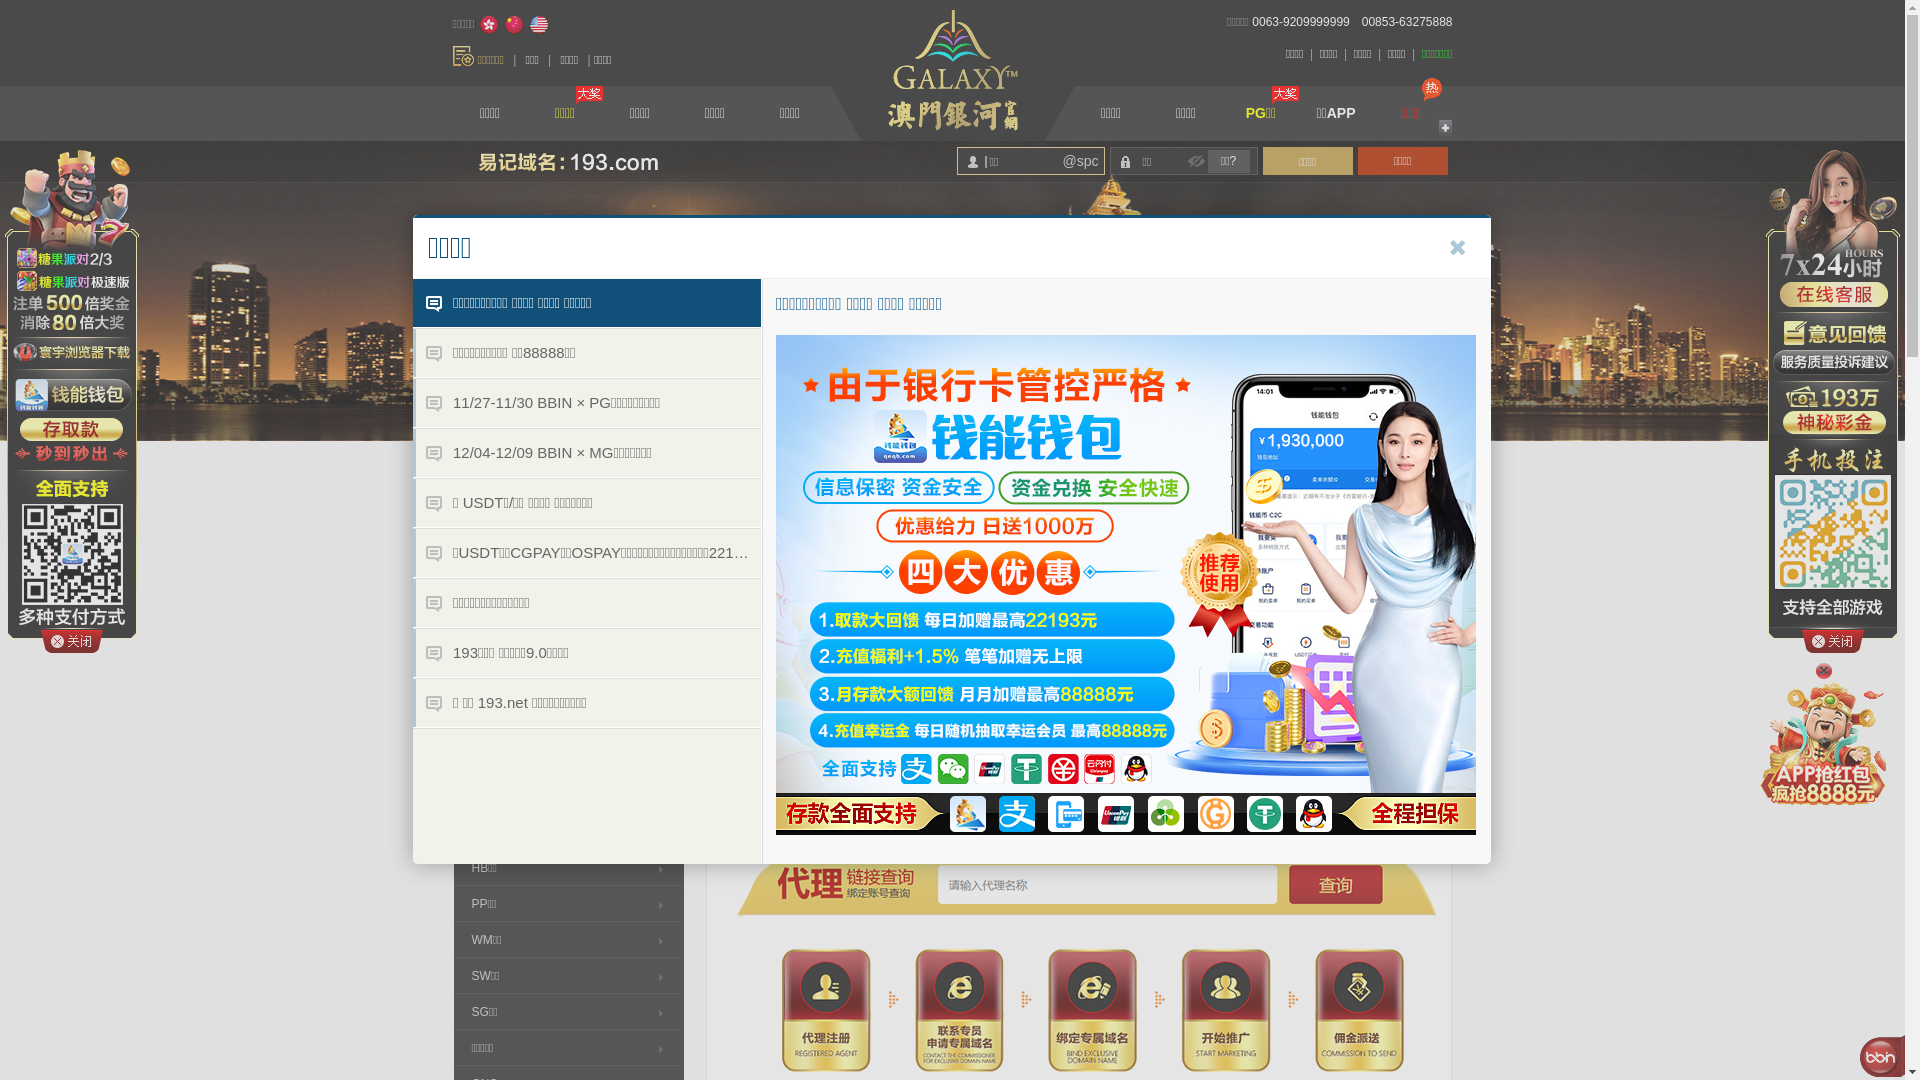 The height and width of the screenshot is (1080, 1920). I want to click on 'English', so click(528, 24).